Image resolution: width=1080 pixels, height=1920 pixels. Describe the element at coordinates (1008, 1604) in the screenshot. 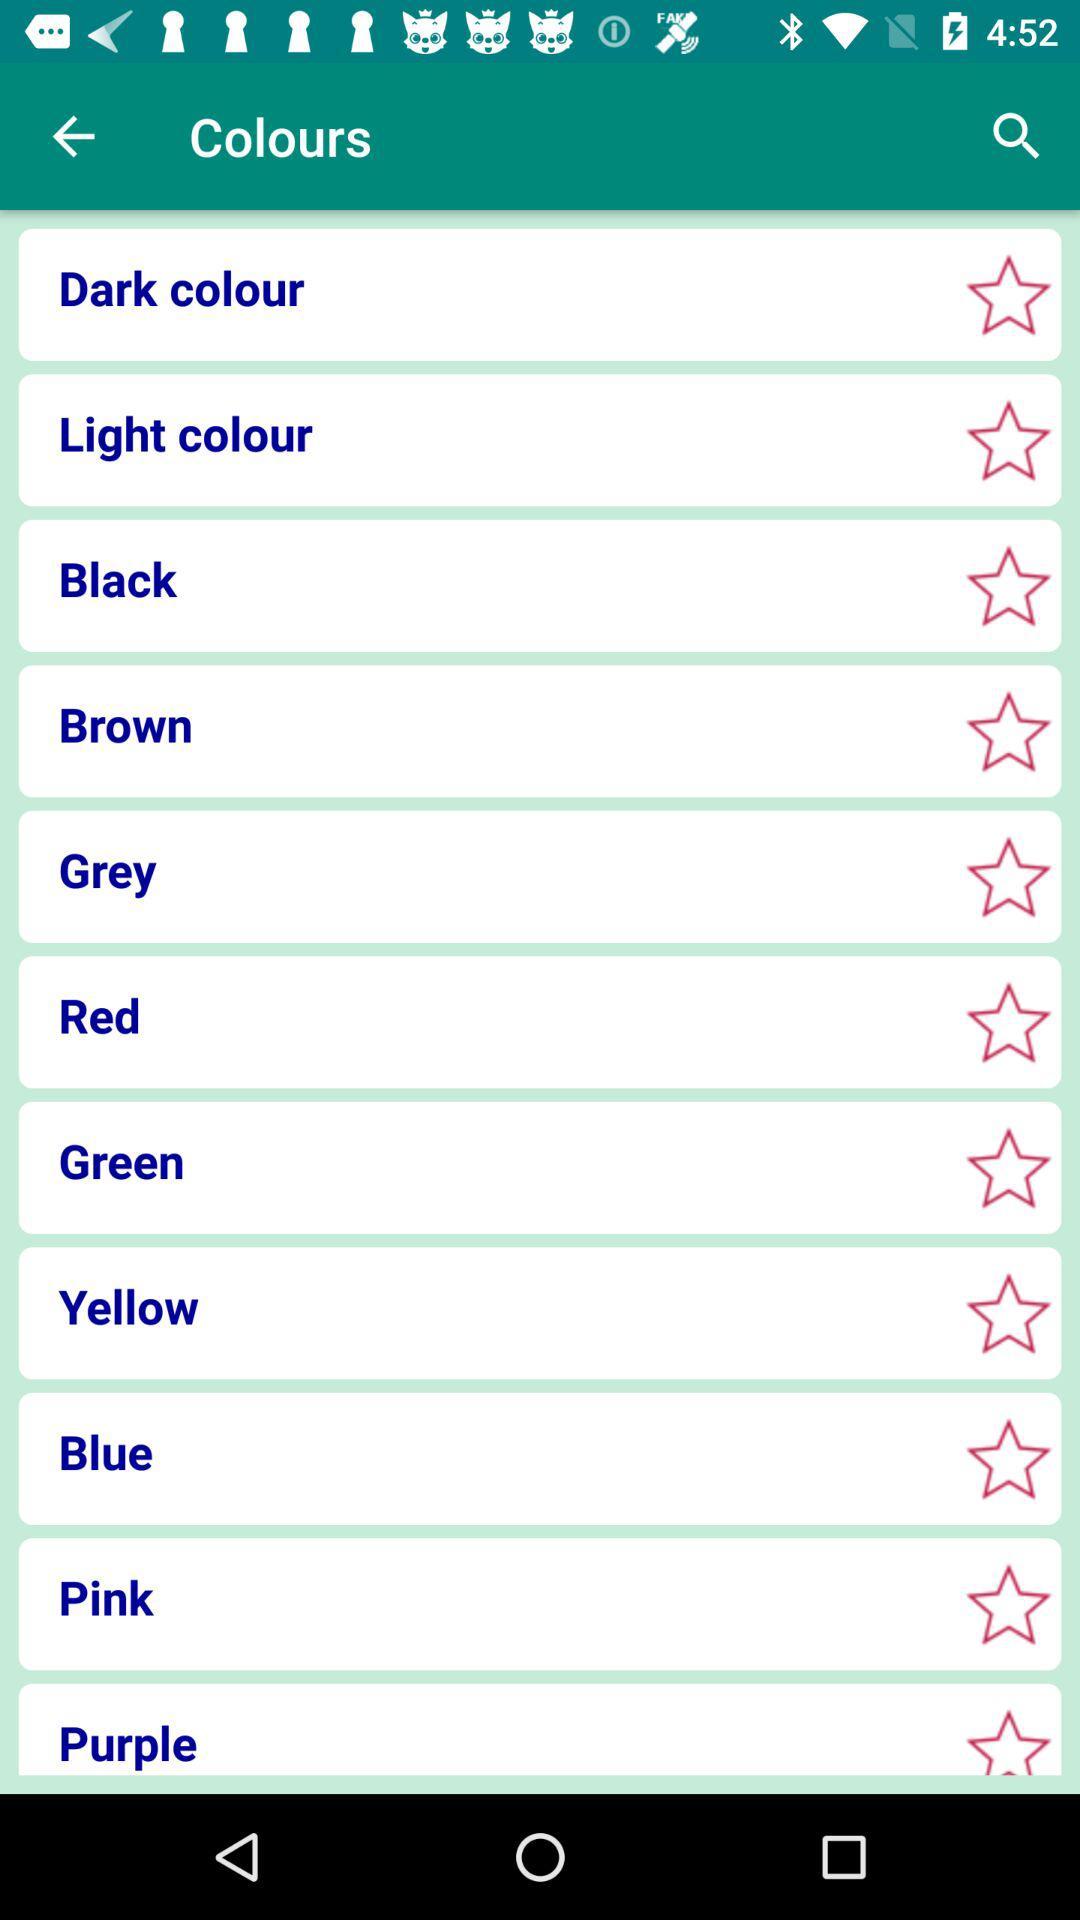

I see `fill in the star by clicking on it to indicate color choice pink` at that location.